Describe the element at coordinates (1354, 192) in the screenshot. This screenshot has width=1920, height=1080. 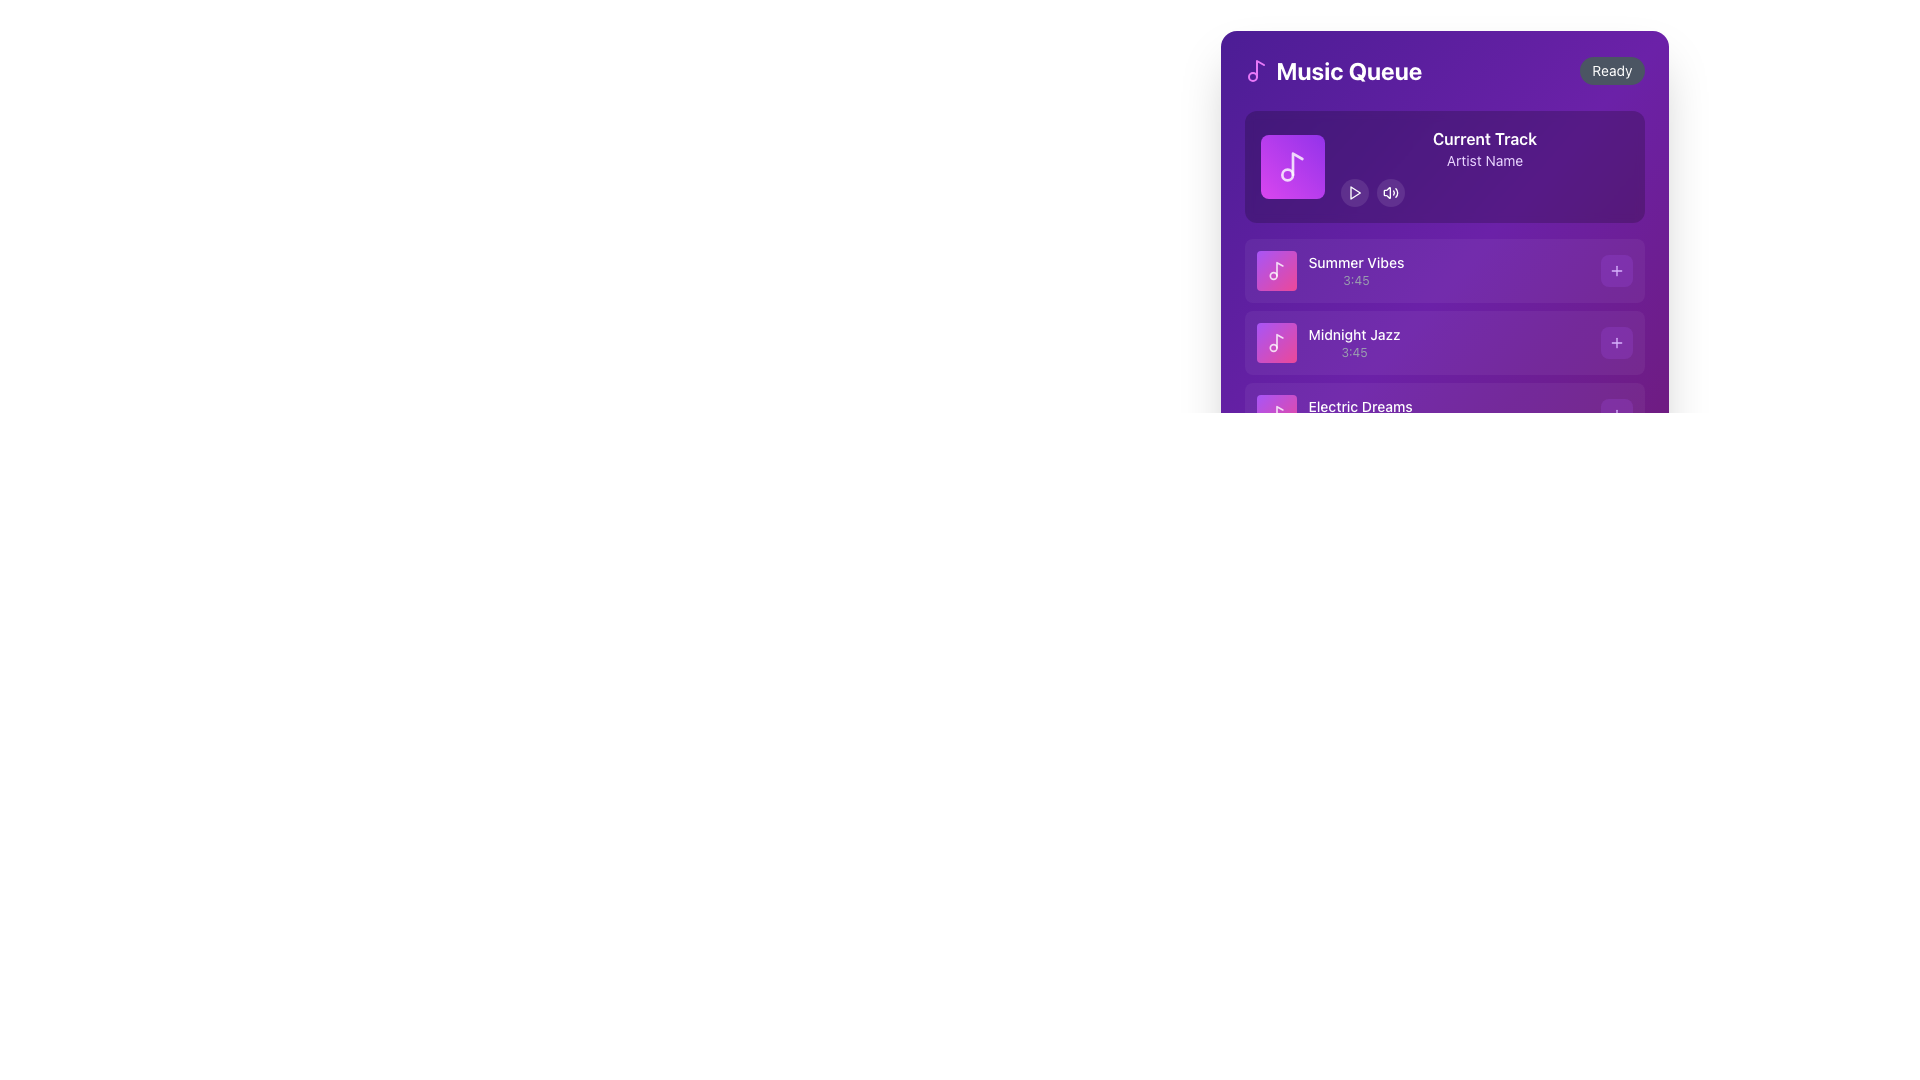
I see `the circular play button located in the 'Music Queue' card, which is the leftmost control button under the 'Current Track' section, to initiate playback` at that location.